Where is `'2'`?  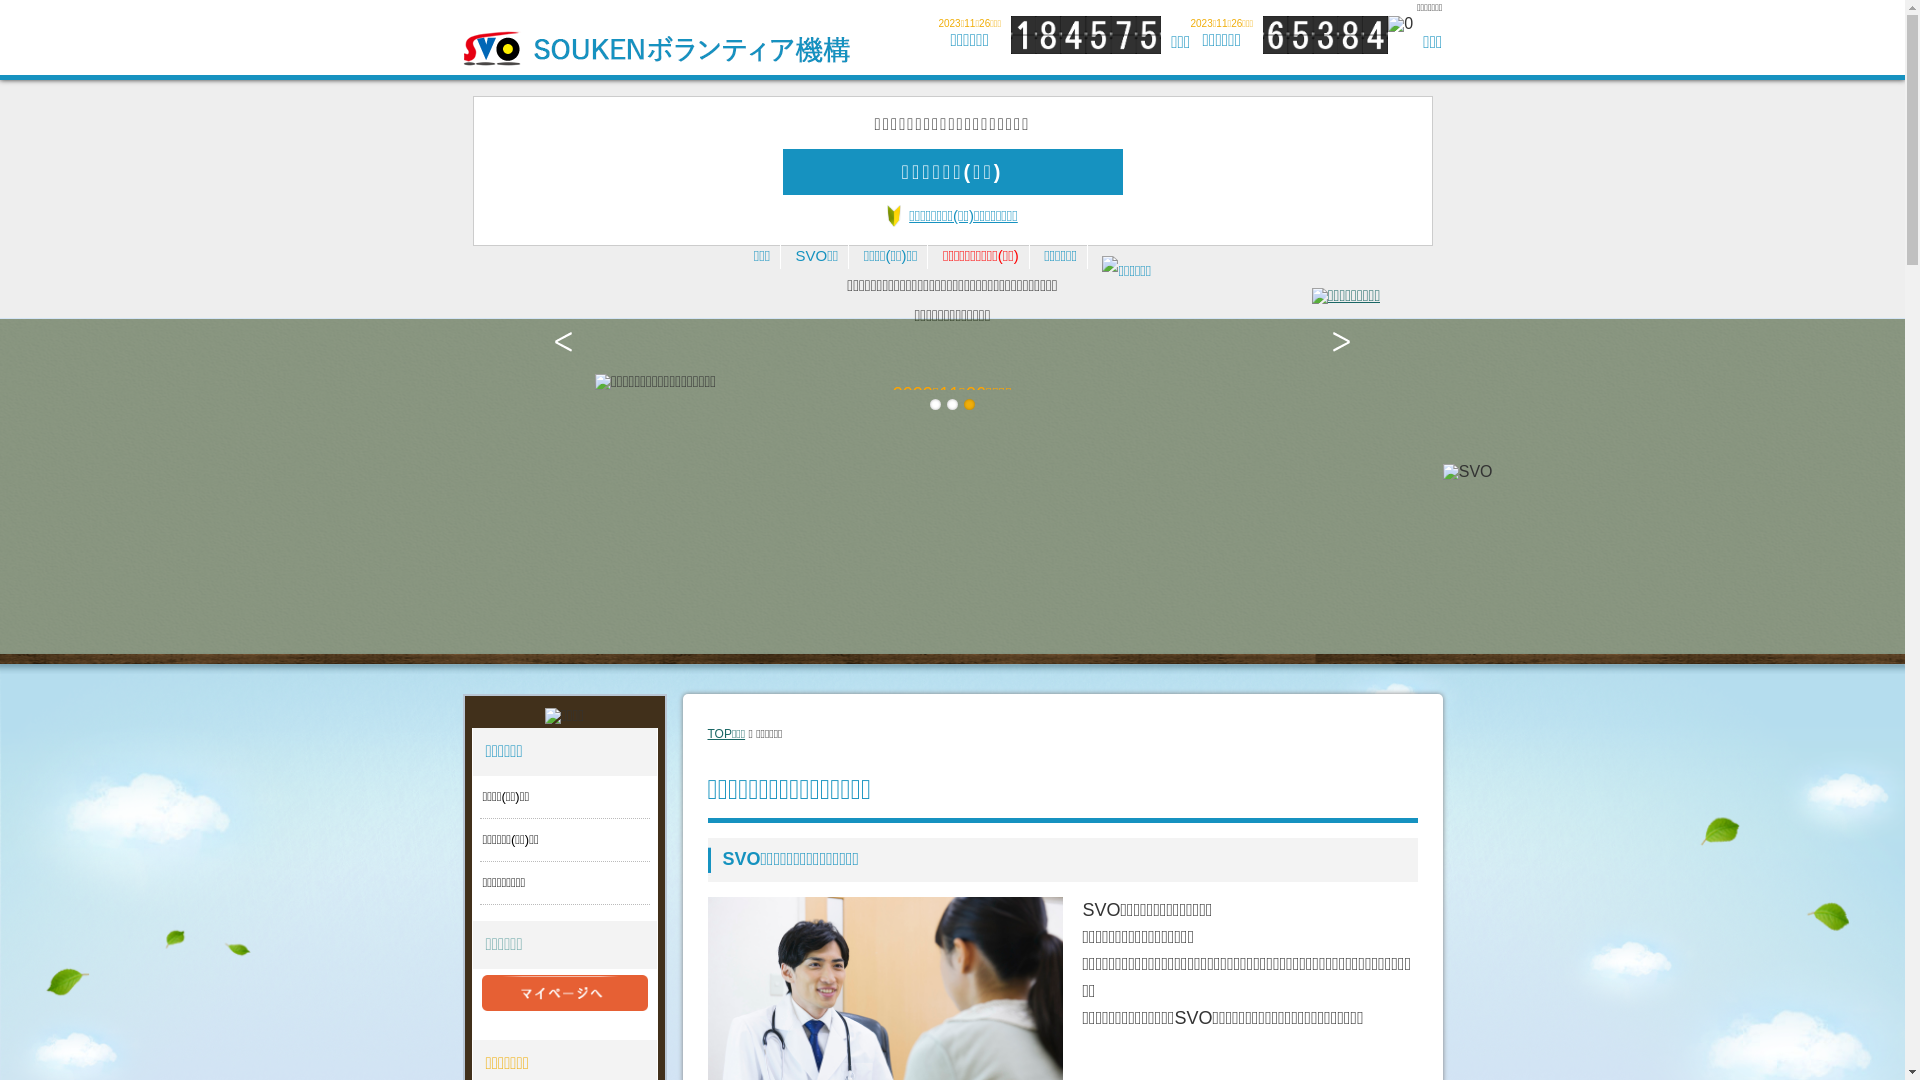
'2' is located at coordinates (945, 404).